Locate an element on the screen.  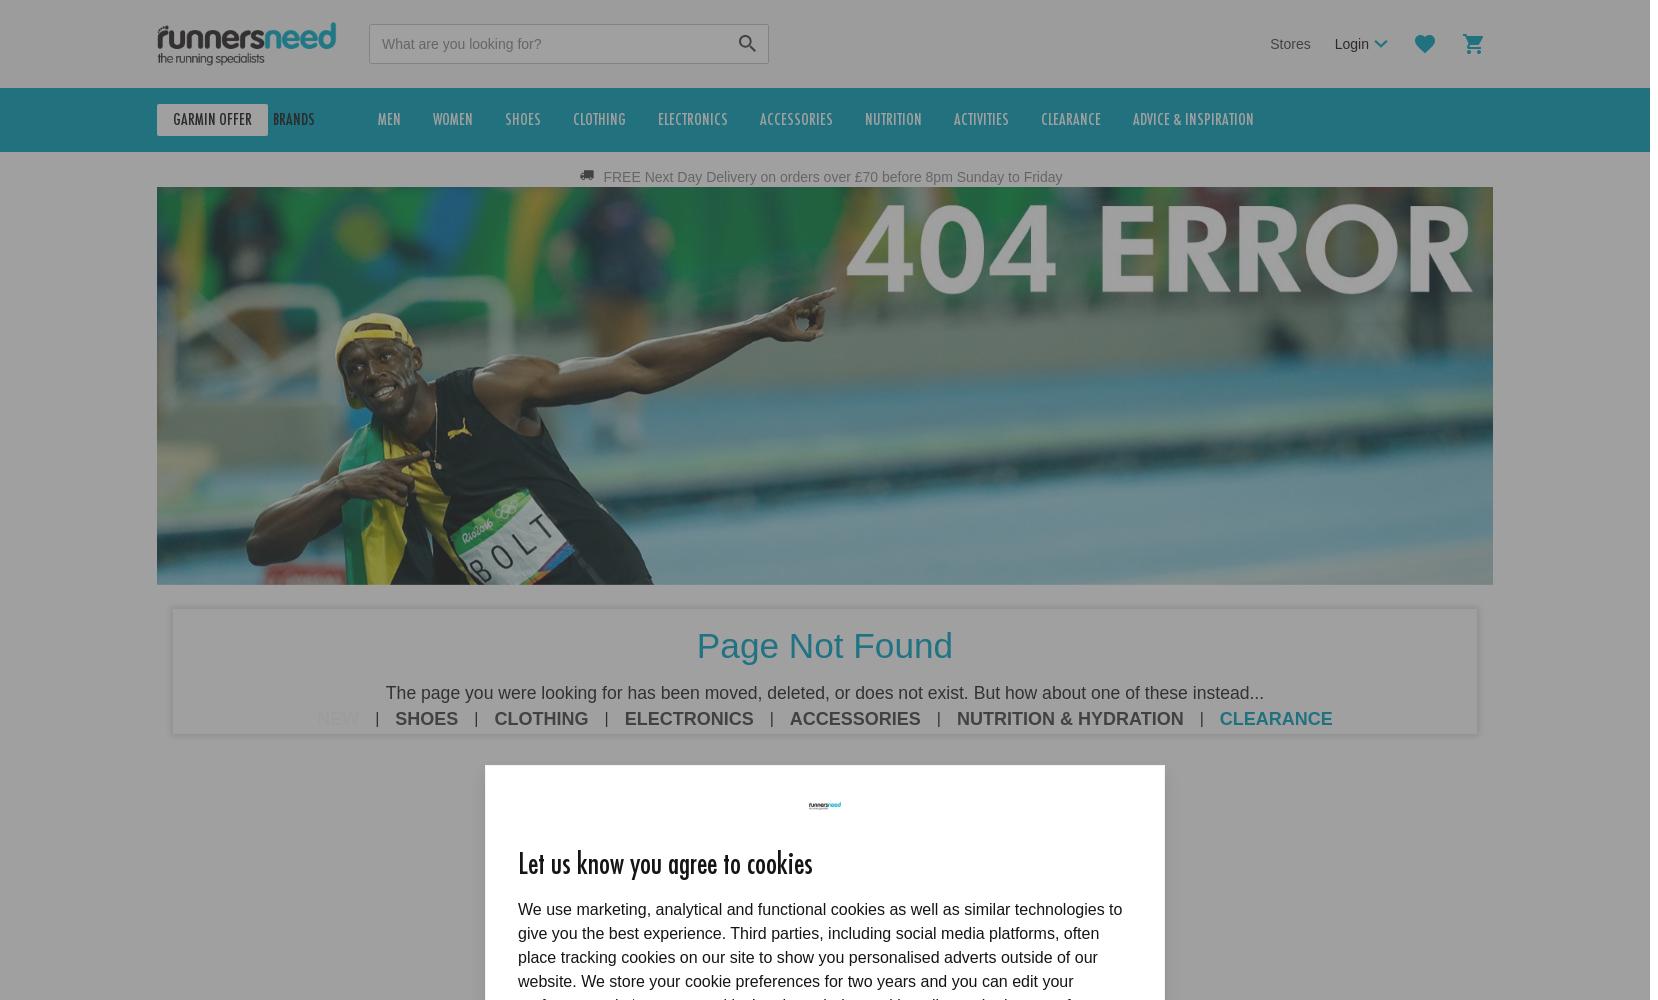
'Page Not Found' is located at coordinates (824, 644).